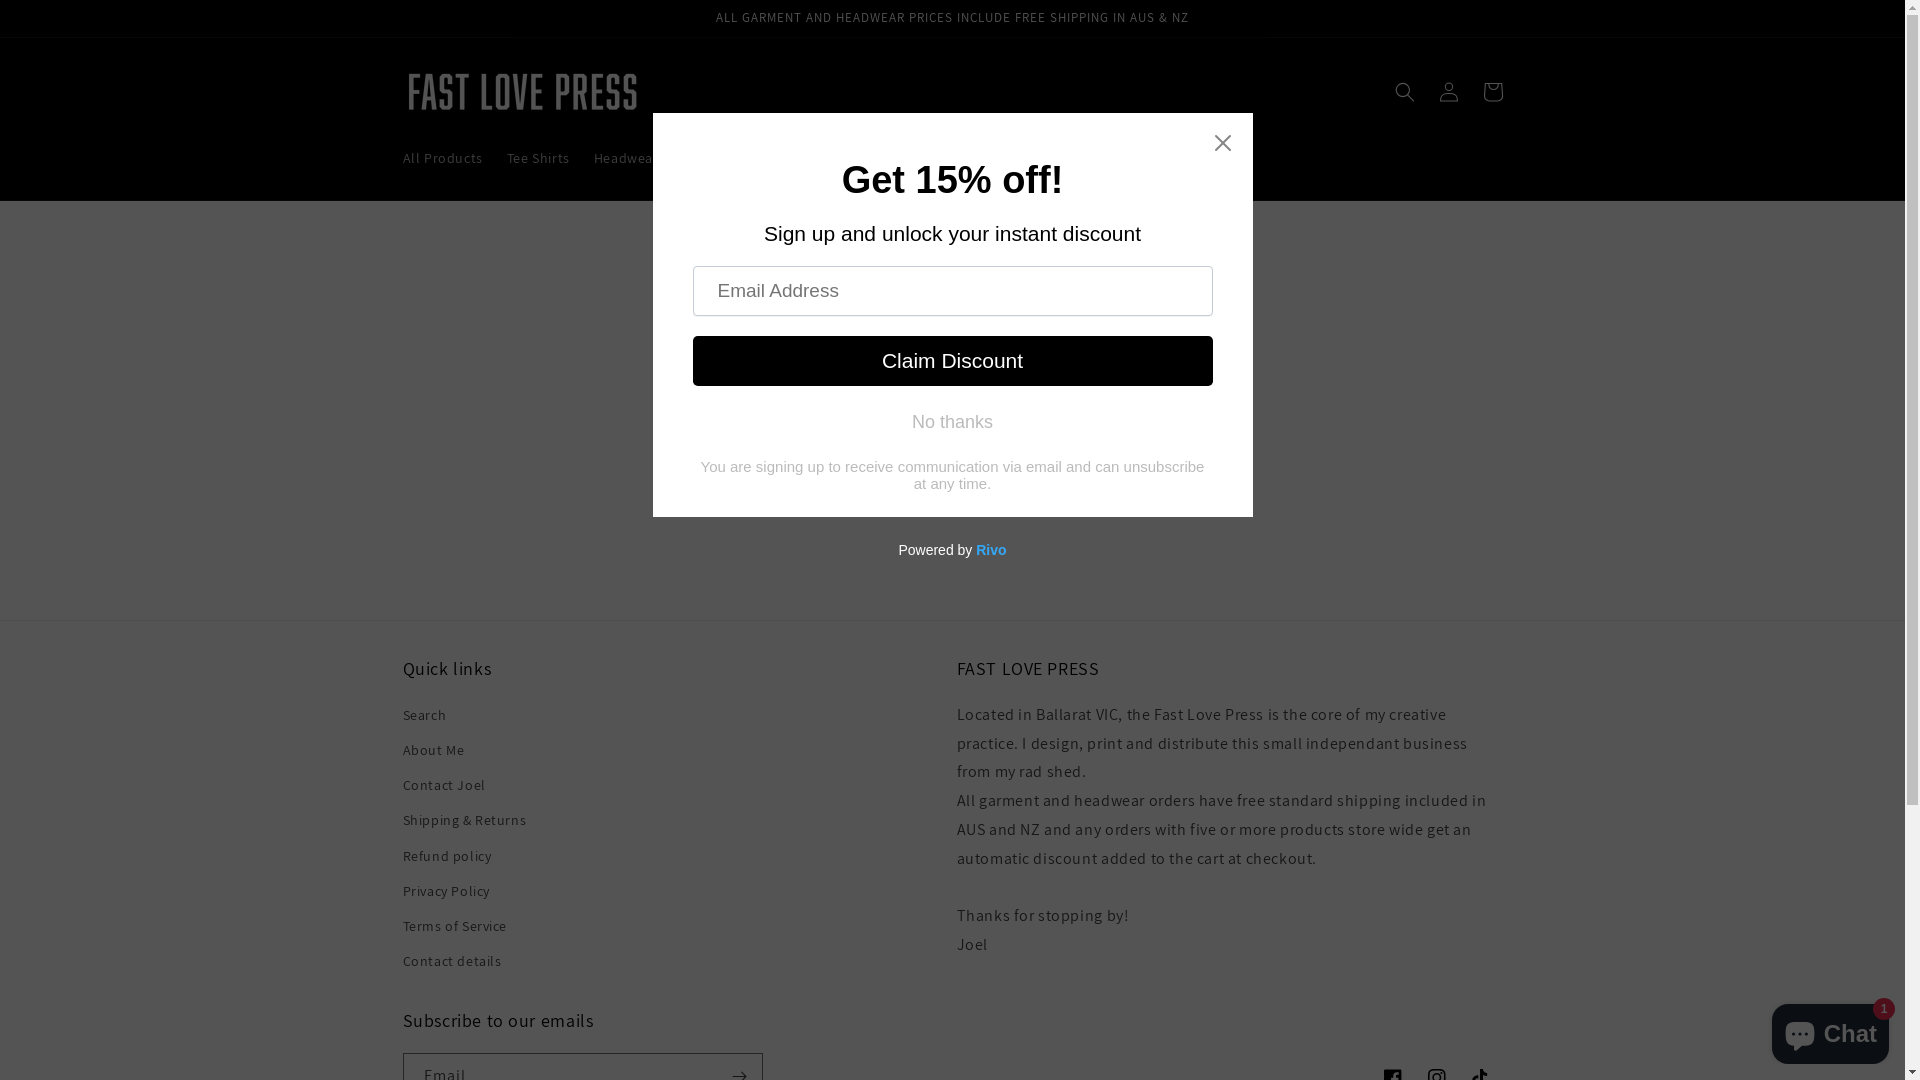  I want to click on 'Shopify online store chat', so click(1830, 1029).